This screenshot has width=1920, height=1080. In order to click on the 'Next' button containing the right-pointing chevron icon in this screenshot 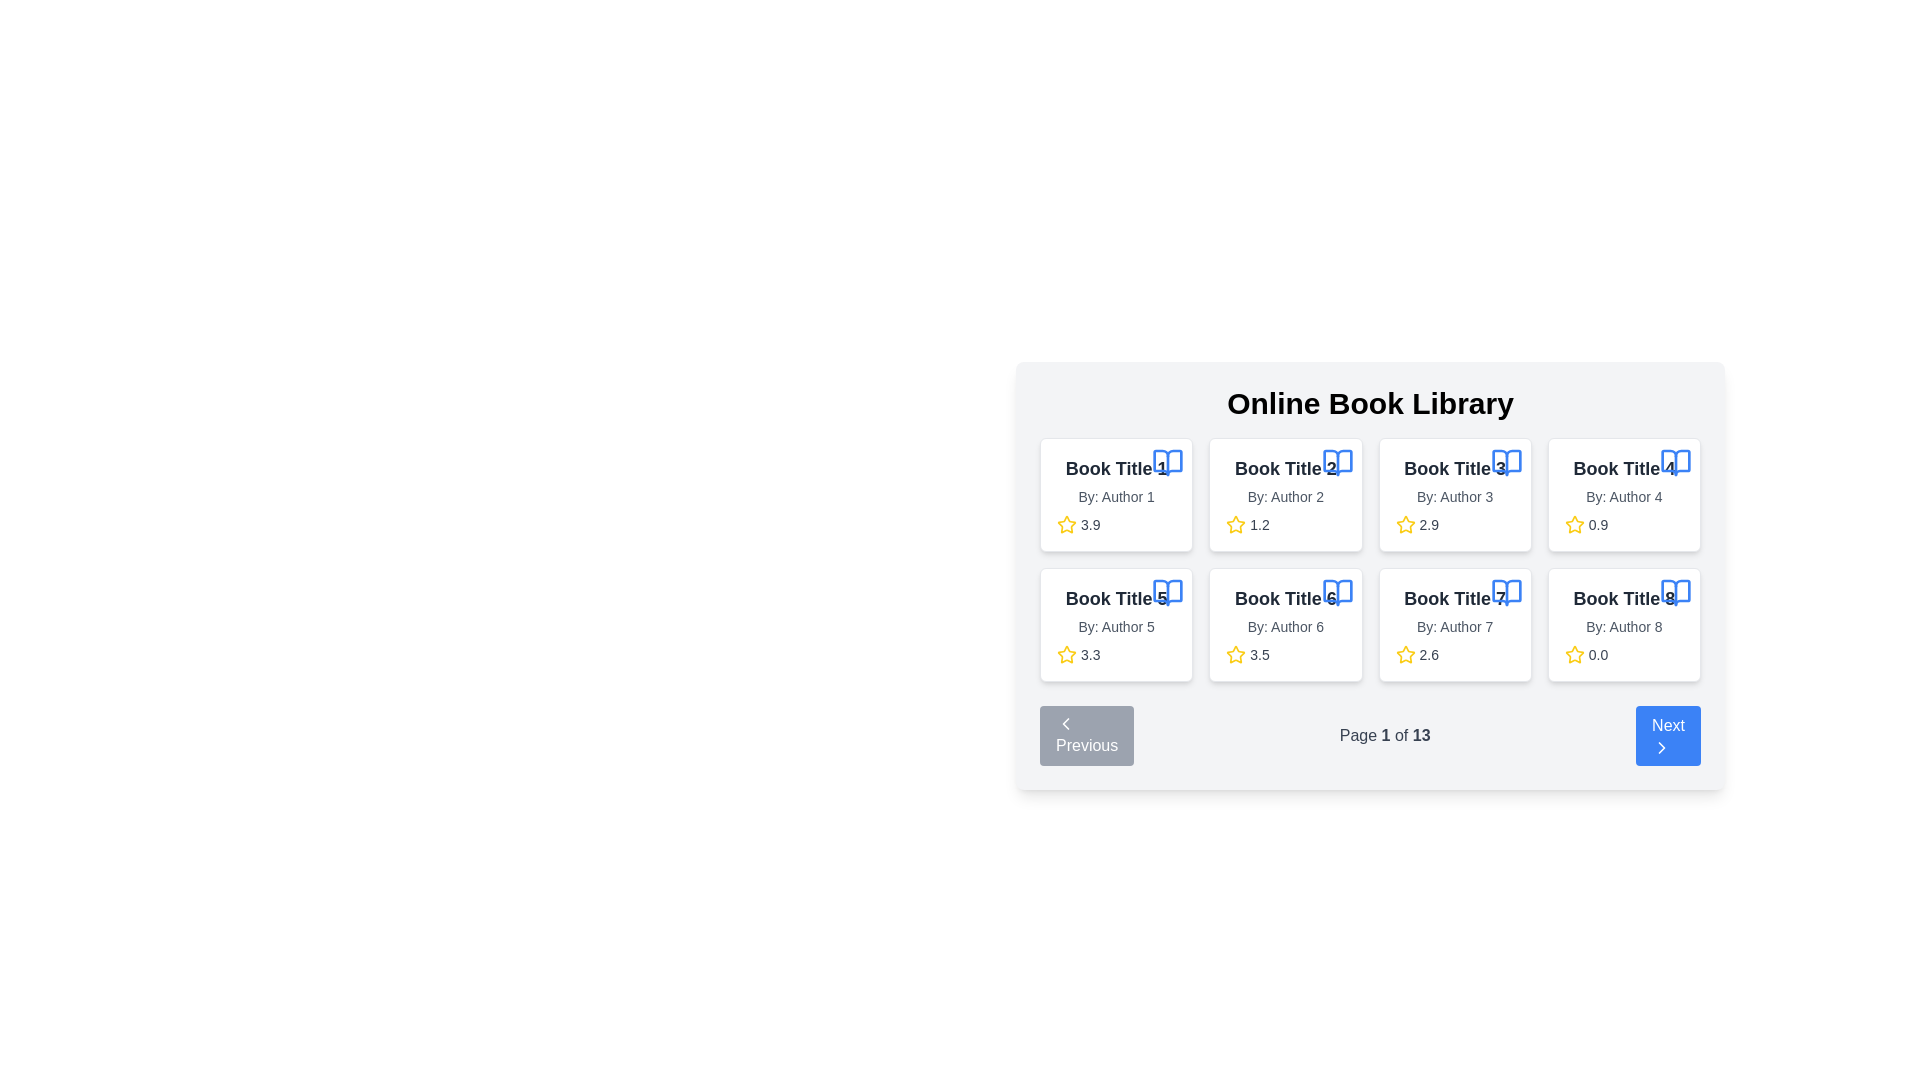, I will do `click(1662, 748)`.